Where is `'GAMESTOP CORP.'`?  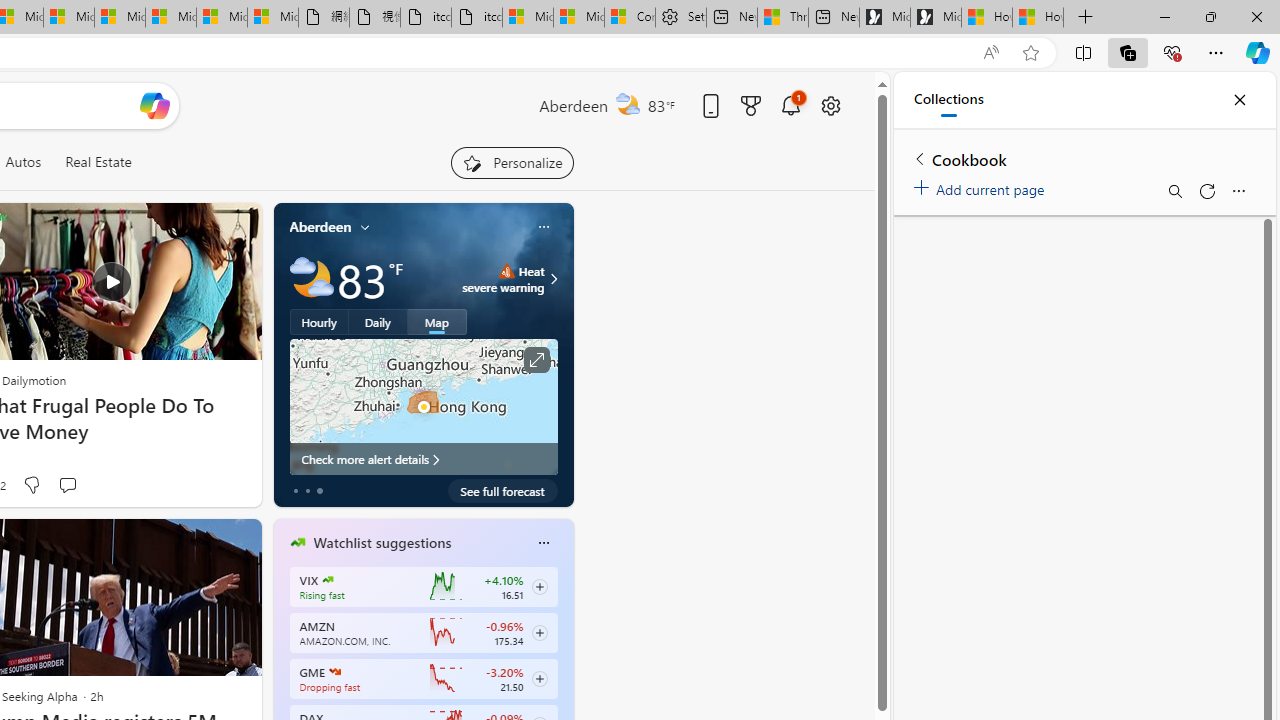 'GAMESTOP CORP.' is located at coordinates (335, 672).